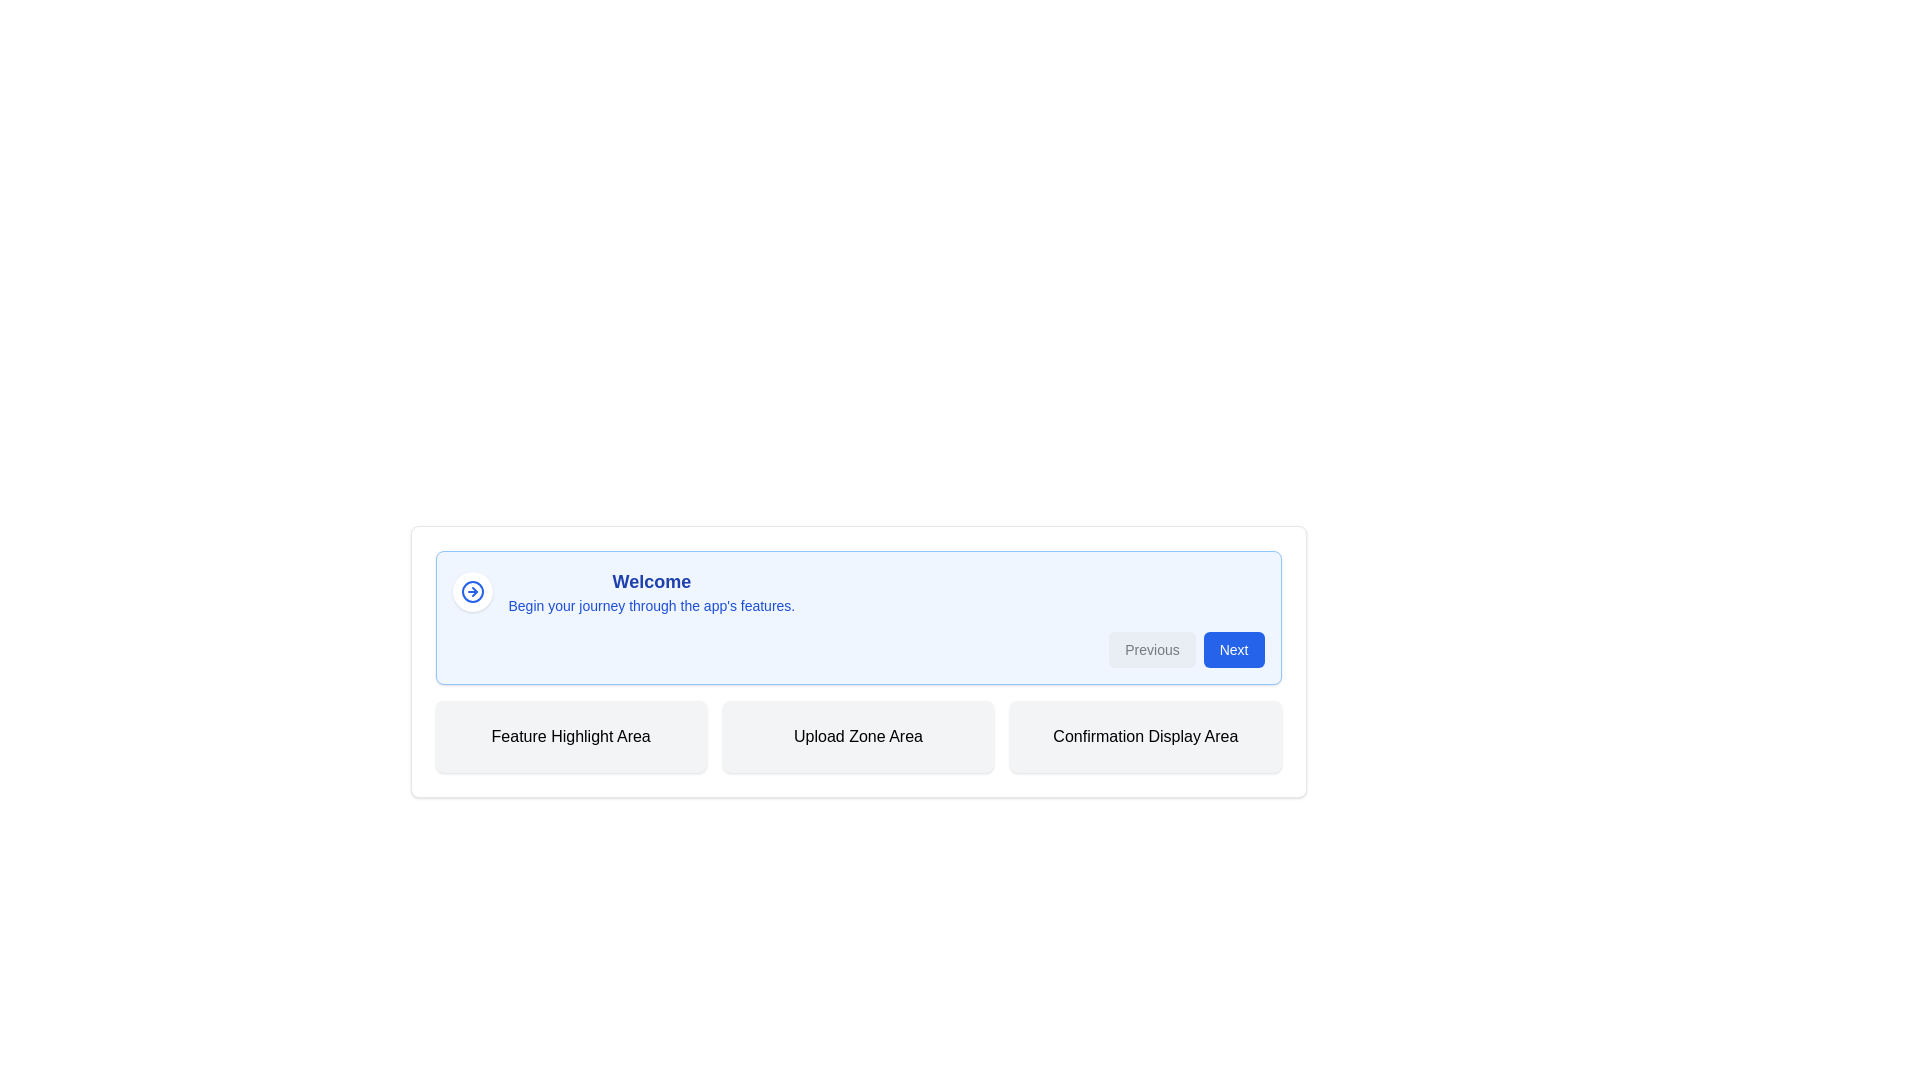  What do you see at coordinates (858, 736) in the screenshot?
I see `any section of the horizontally arranged grid layout containing three informational sections for interaction` at bounding box center [858, 736].